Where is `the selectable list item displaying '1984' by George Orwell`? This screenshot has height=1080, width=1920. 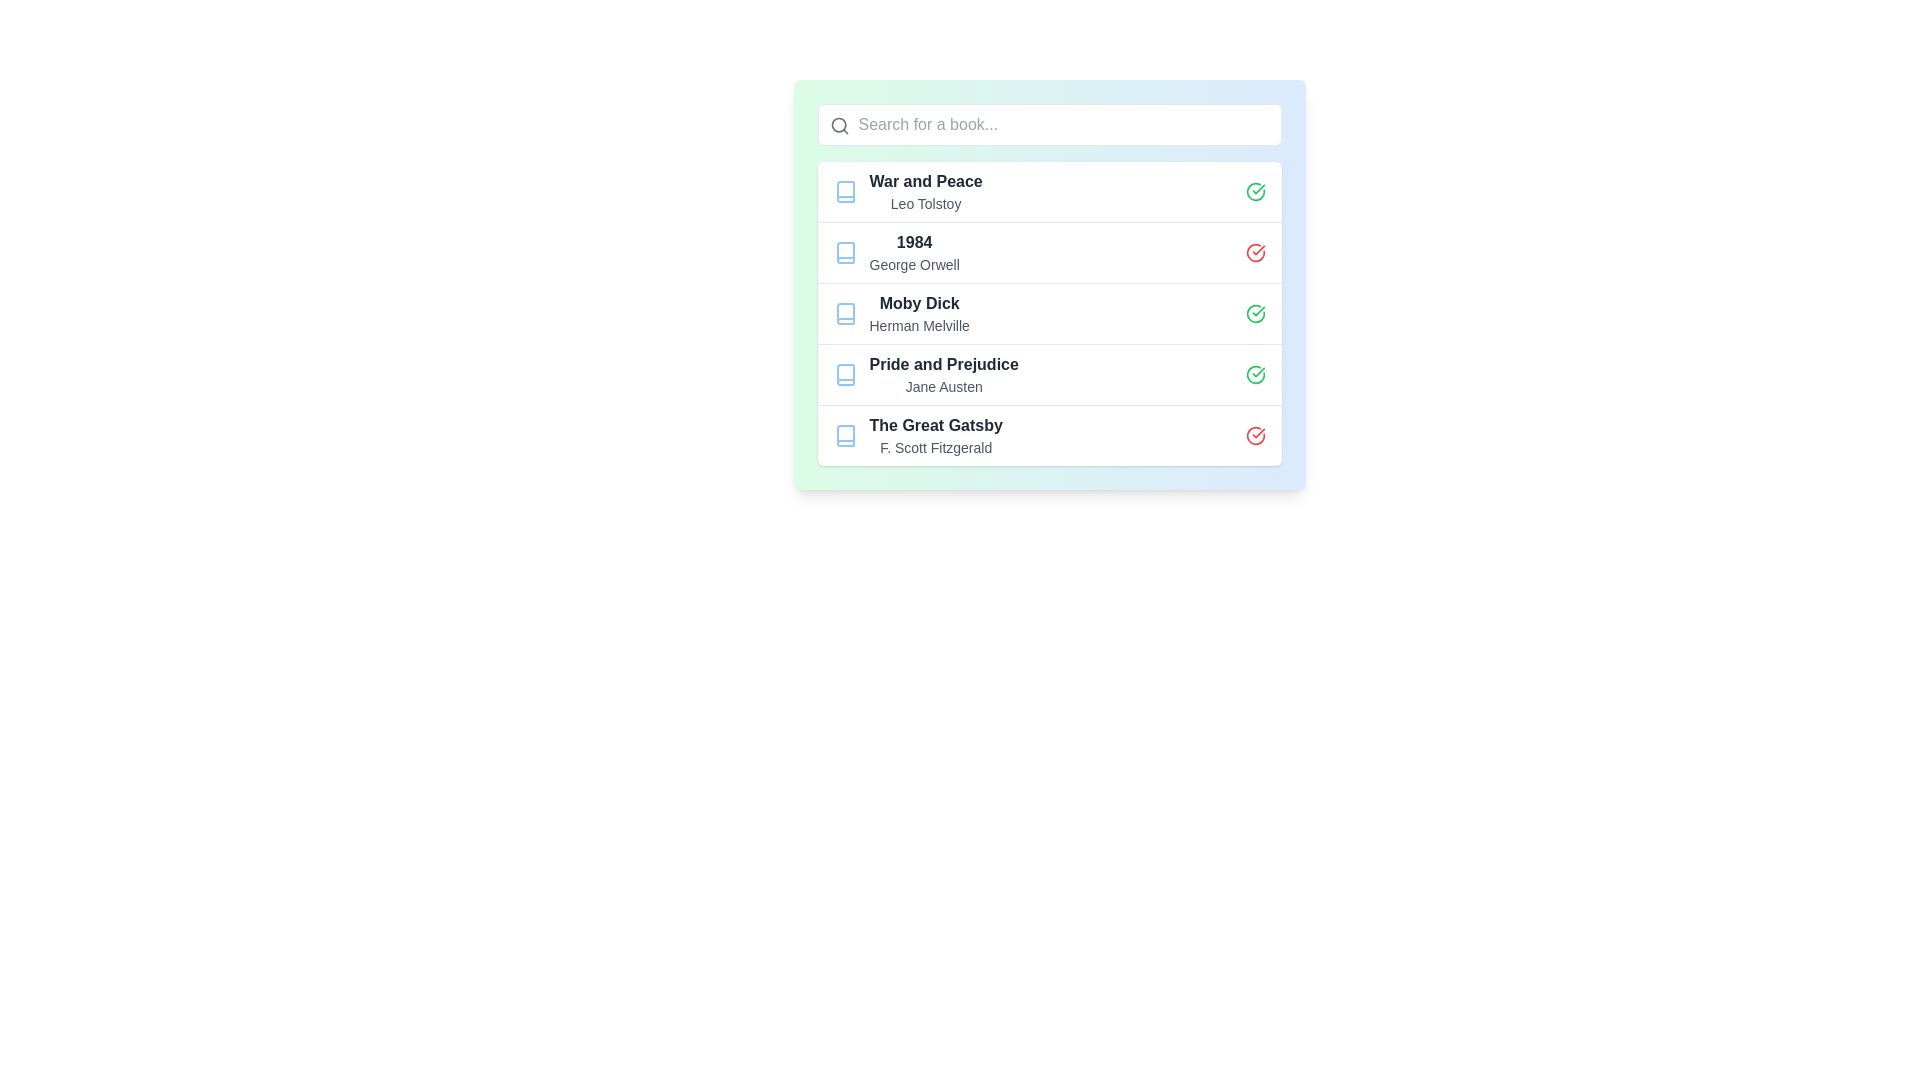 the selectable list item displaying '1984' by George Orwell is located at coordinates (1048, 251).